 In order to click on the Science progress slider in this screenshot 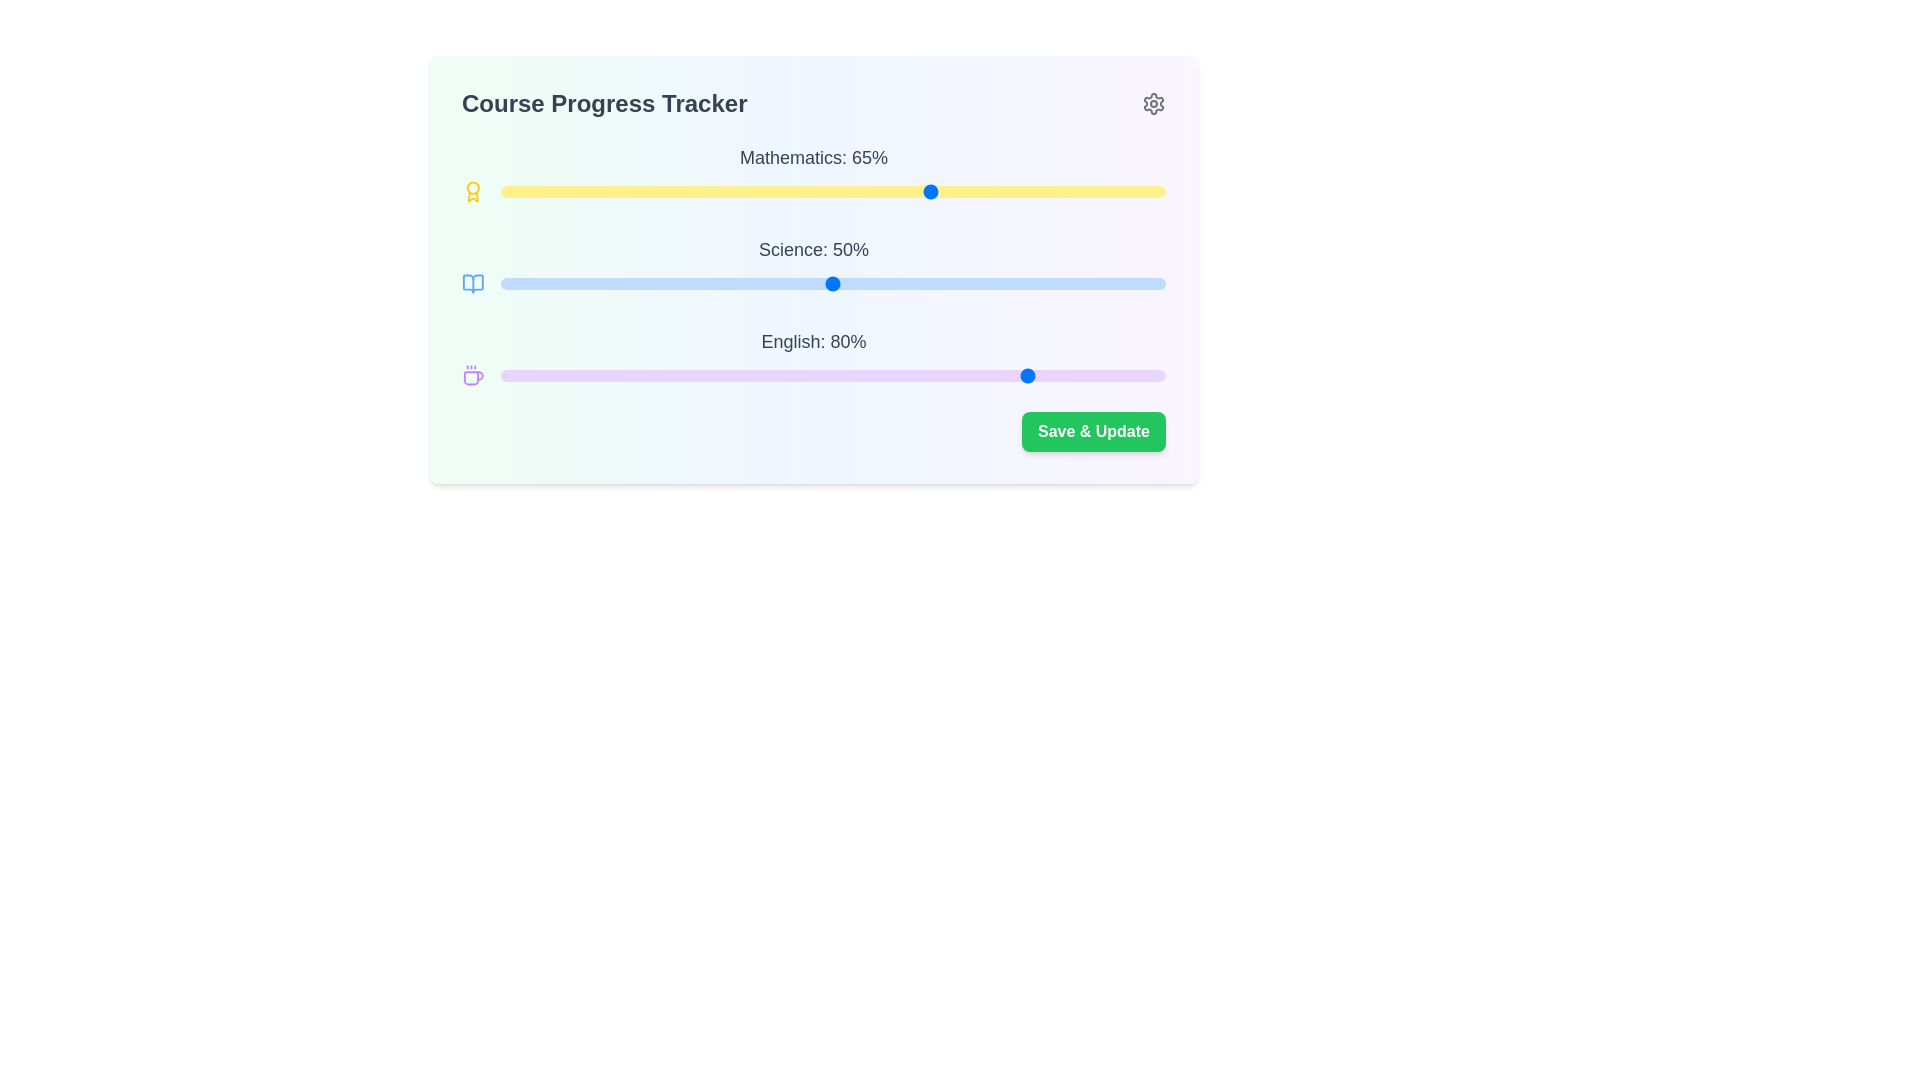, I will do `click(632, 284)`.